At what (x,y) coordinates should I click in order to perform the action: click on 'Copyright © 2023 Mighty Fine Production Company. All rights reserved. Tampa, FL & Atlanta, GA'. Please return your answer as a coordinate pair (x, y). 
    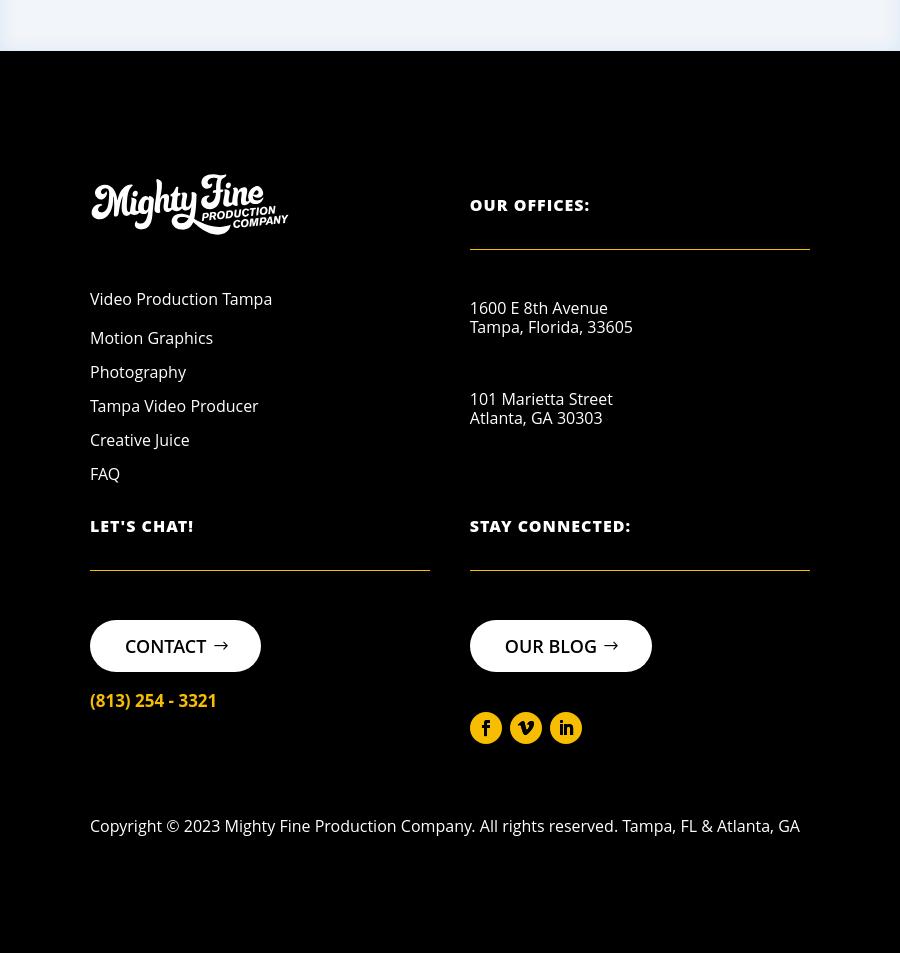
    Looking at the image, I should click on (444, 825).